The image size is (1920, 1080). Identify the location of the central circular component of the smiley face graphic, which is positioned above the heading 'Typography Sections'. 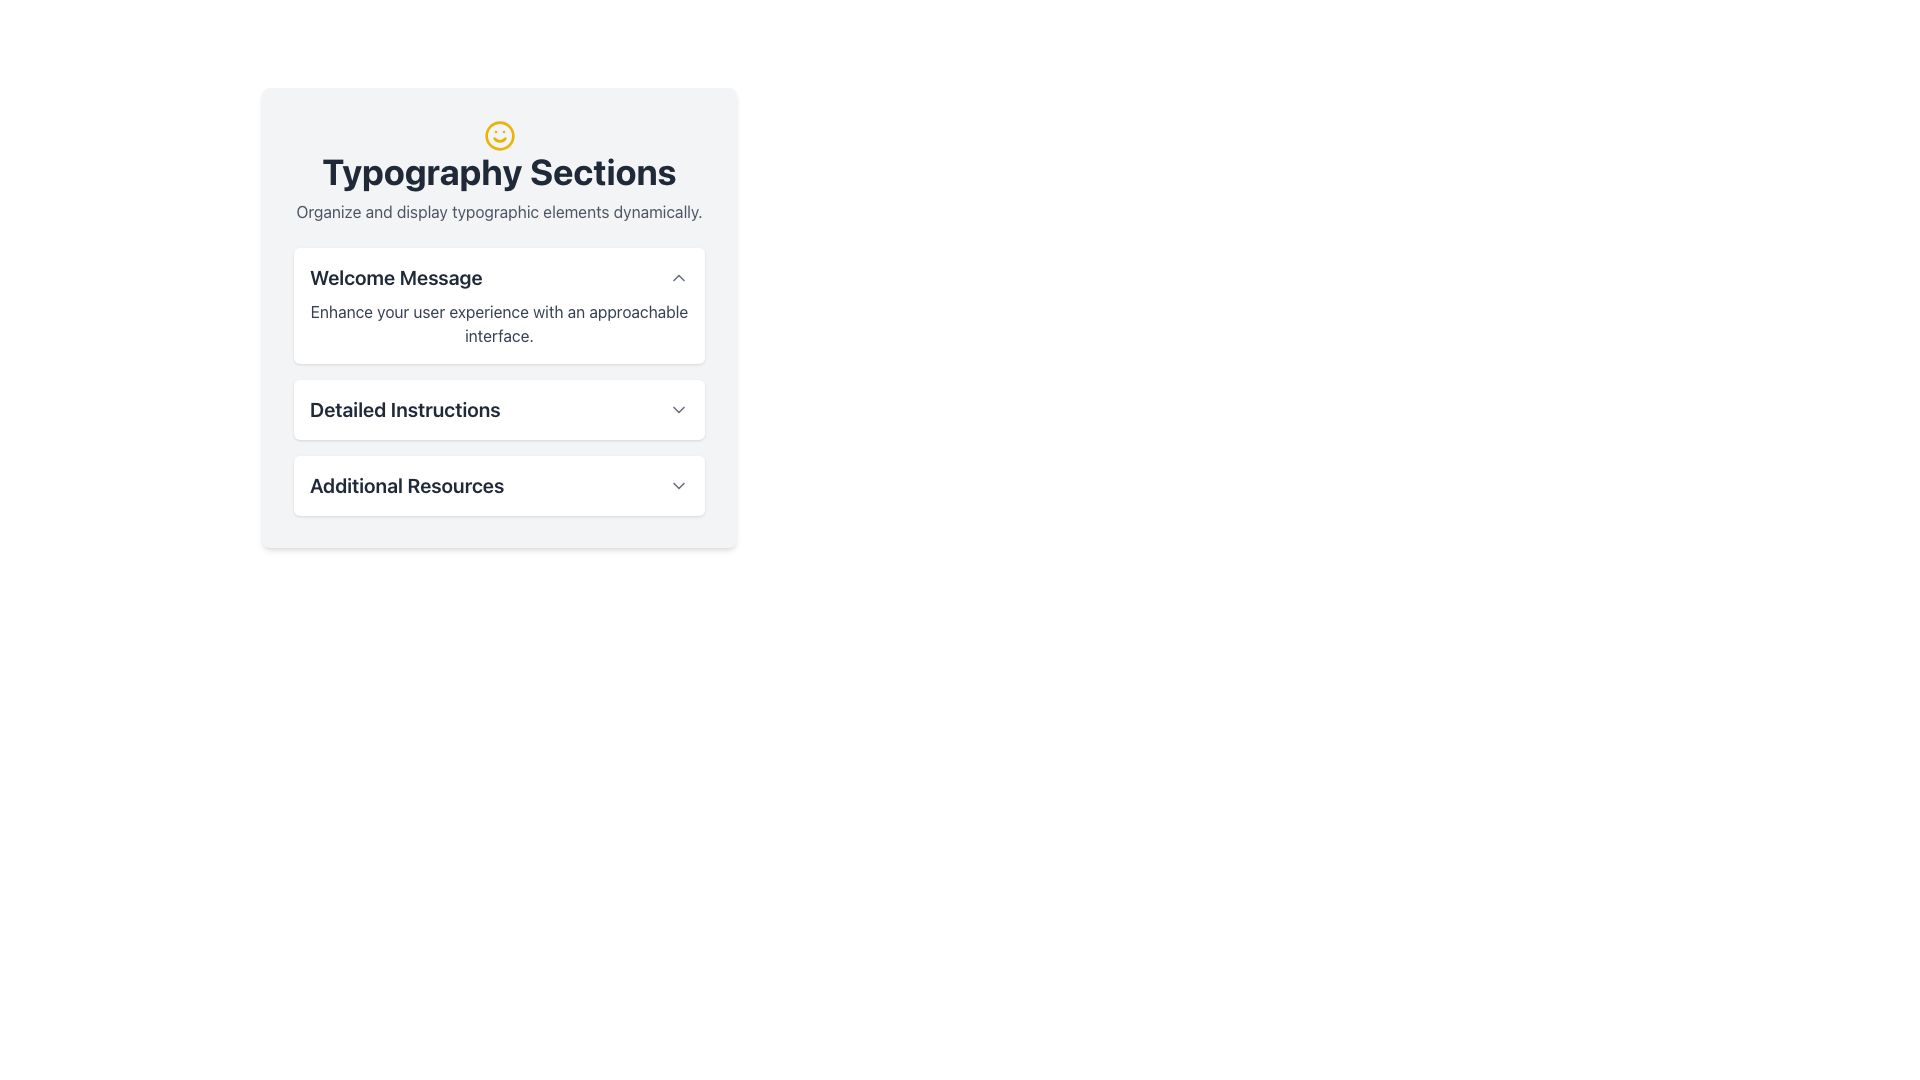
(499, 135).